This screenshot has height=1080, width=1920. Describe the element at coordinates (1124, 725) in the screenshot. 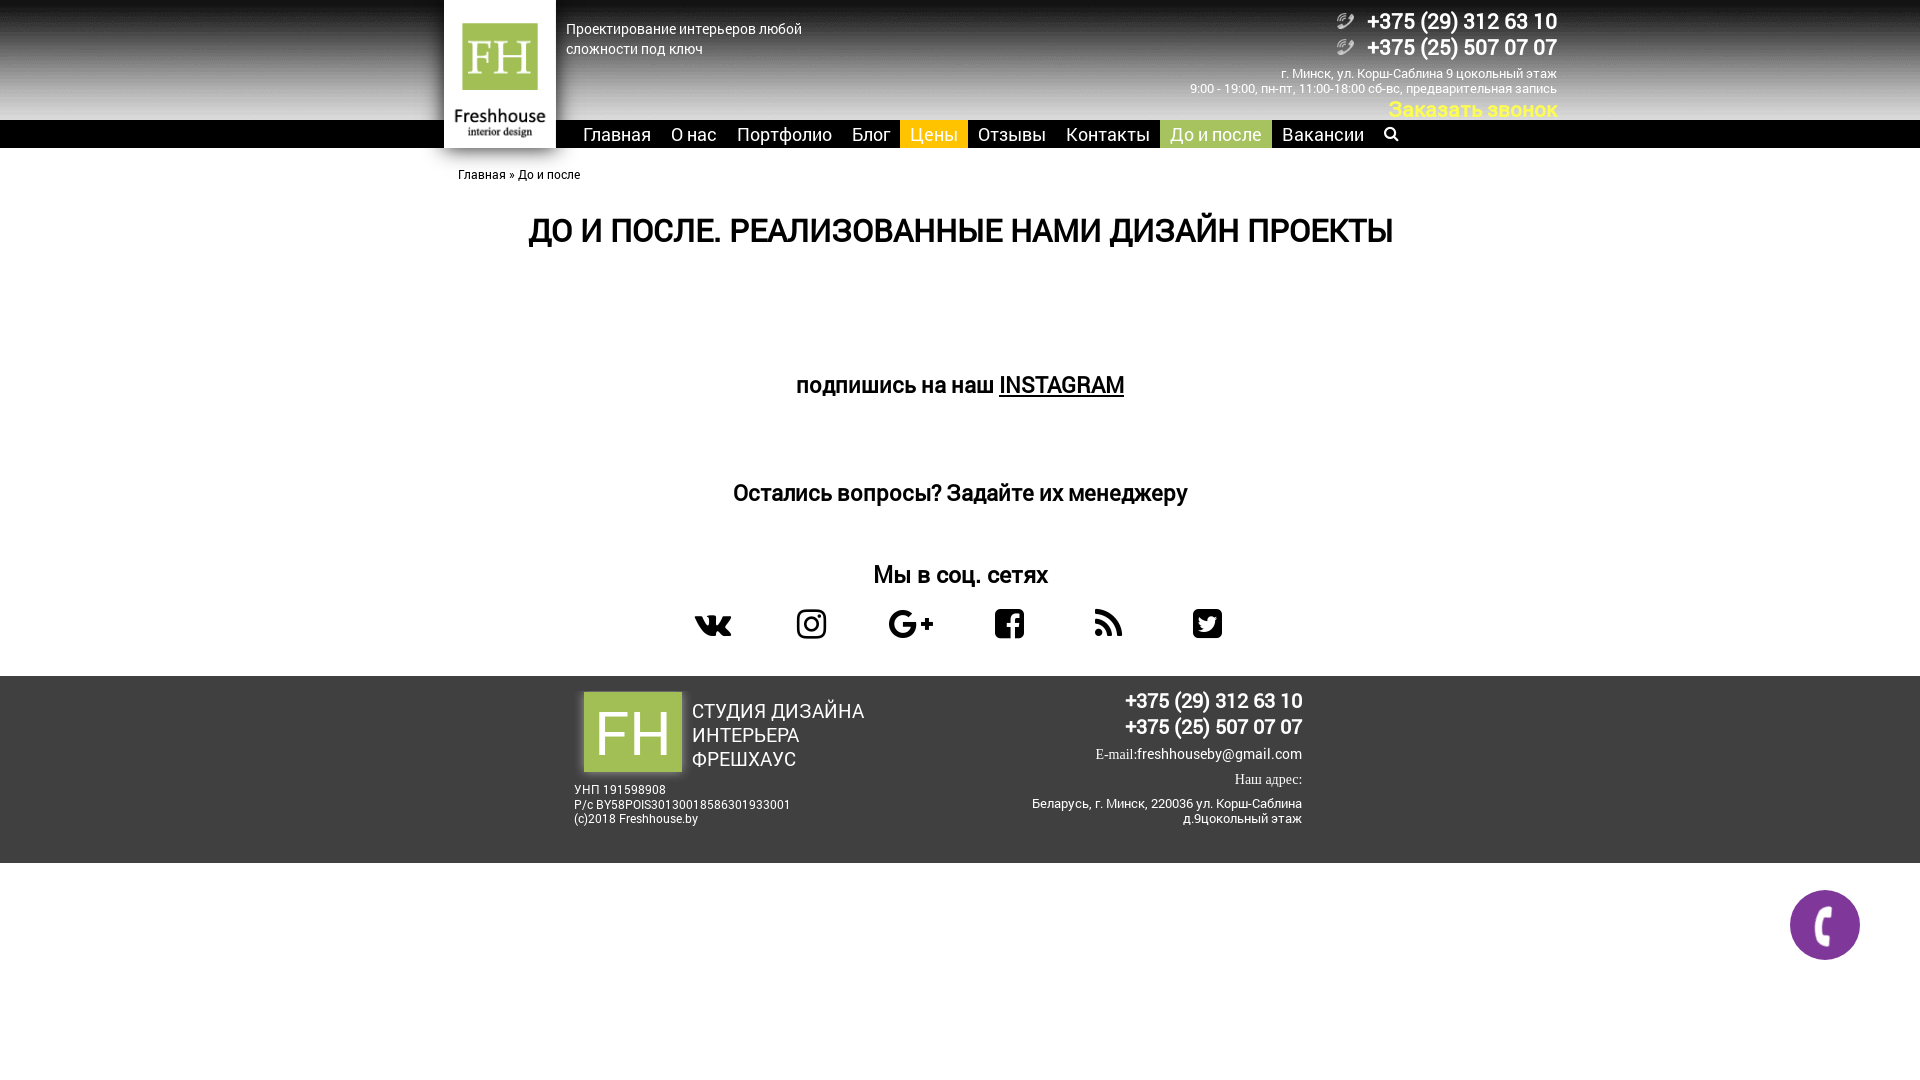

I see `'+375 (25) 507 07 07'` at that location.